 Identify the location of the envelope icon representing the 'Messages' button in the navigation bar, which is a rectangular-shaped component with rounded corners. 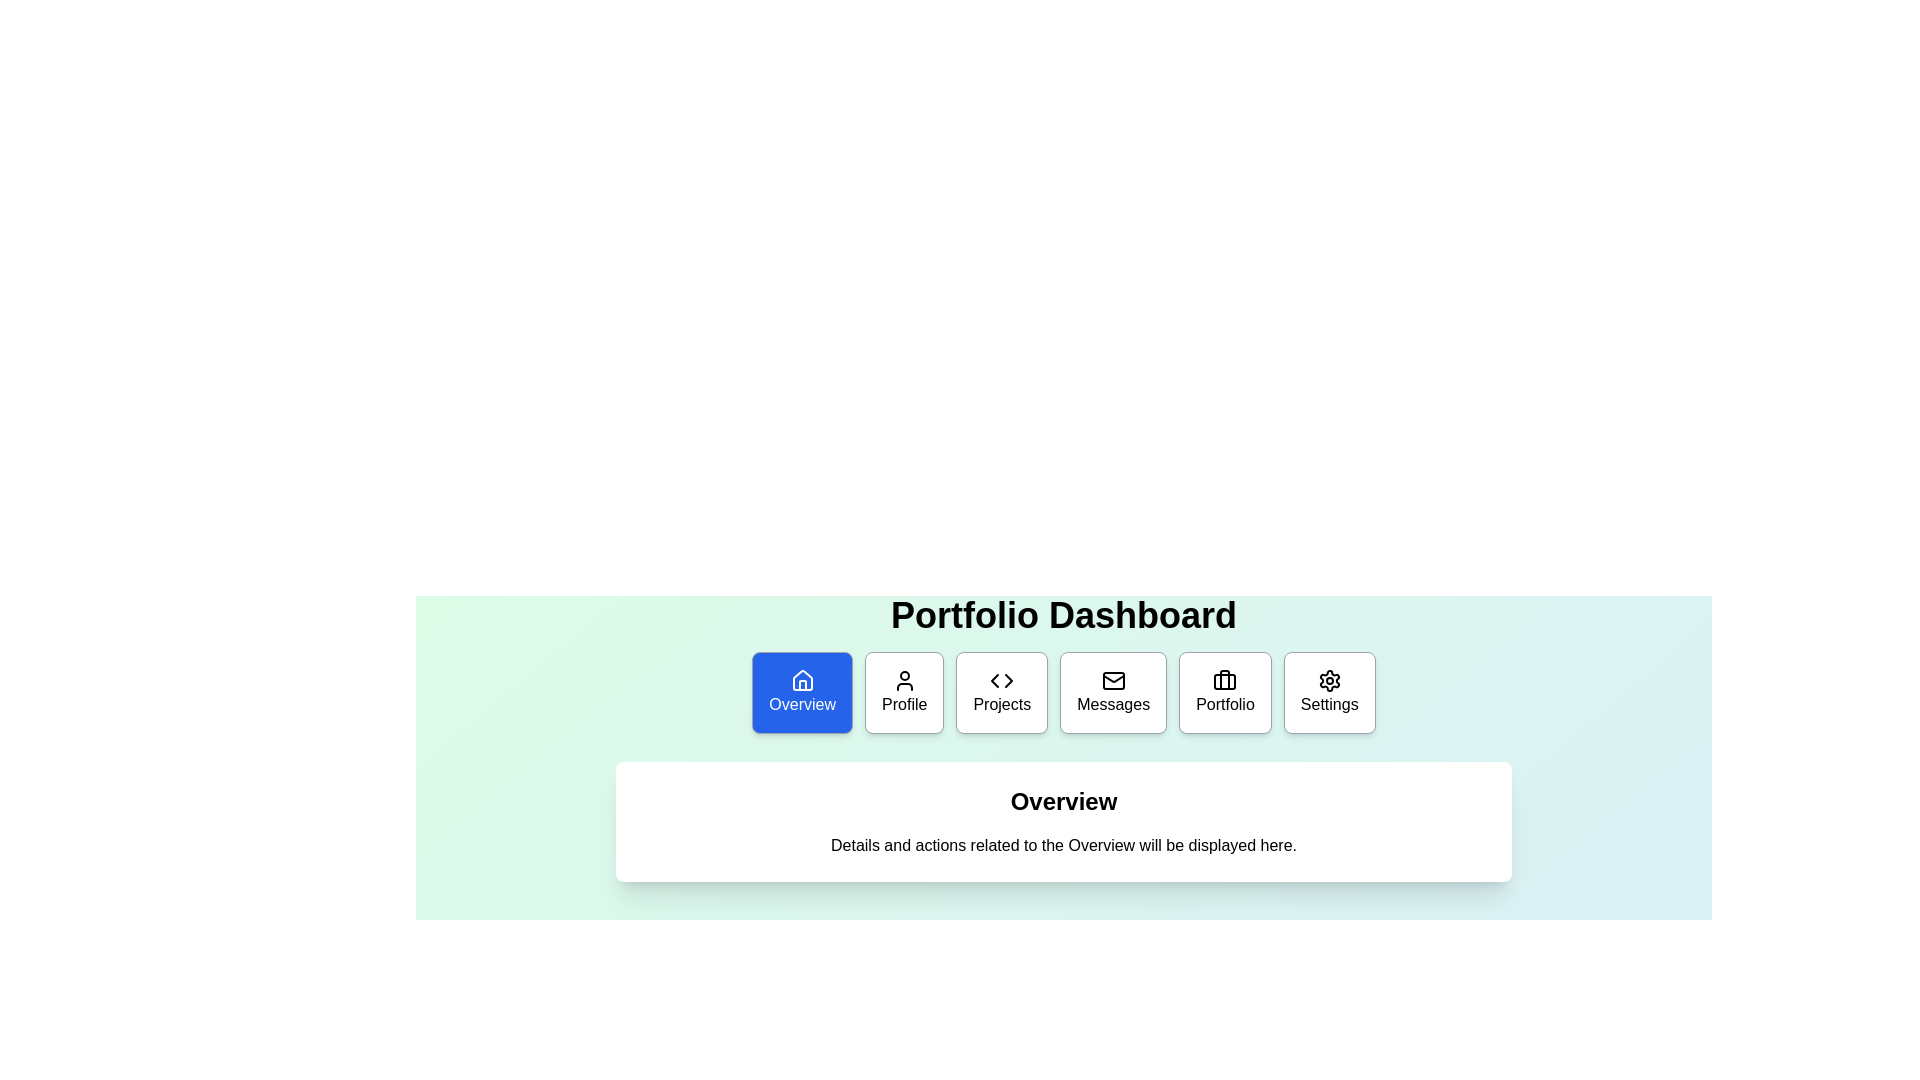
(1112, 680).